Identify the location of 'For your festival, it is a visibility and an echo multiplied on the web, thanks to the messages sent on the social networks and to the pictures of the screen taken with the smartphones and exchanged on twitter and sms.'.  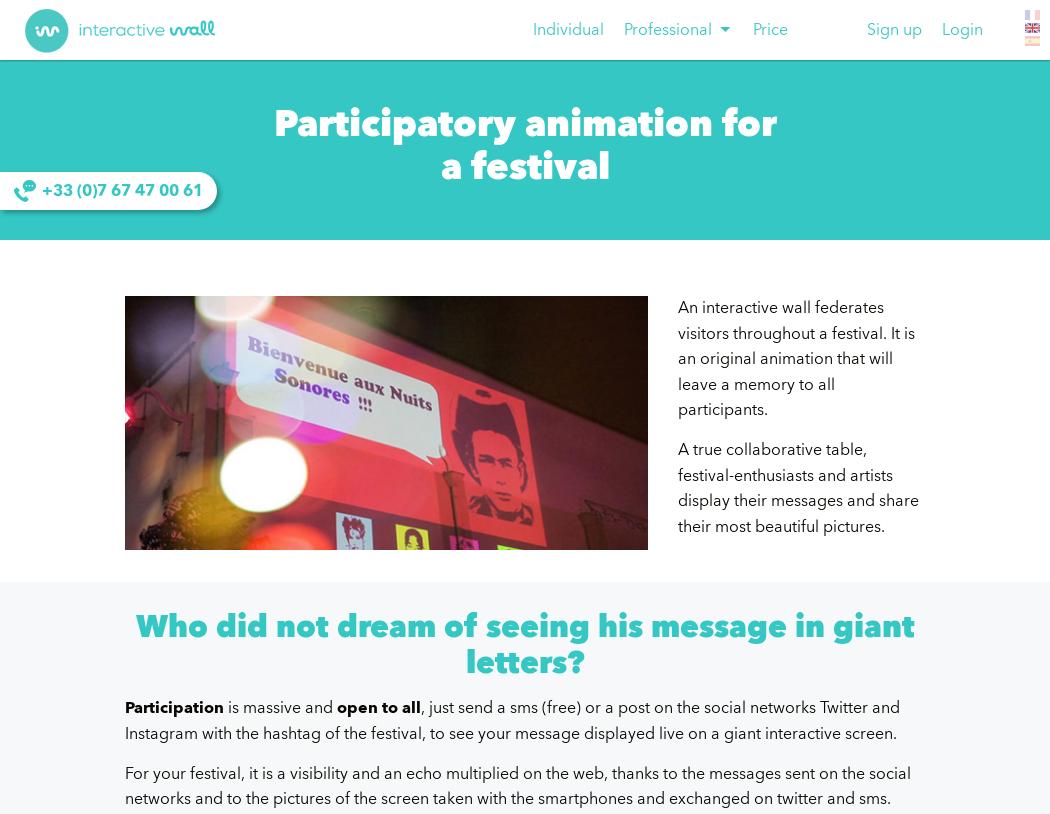
(516, 785).